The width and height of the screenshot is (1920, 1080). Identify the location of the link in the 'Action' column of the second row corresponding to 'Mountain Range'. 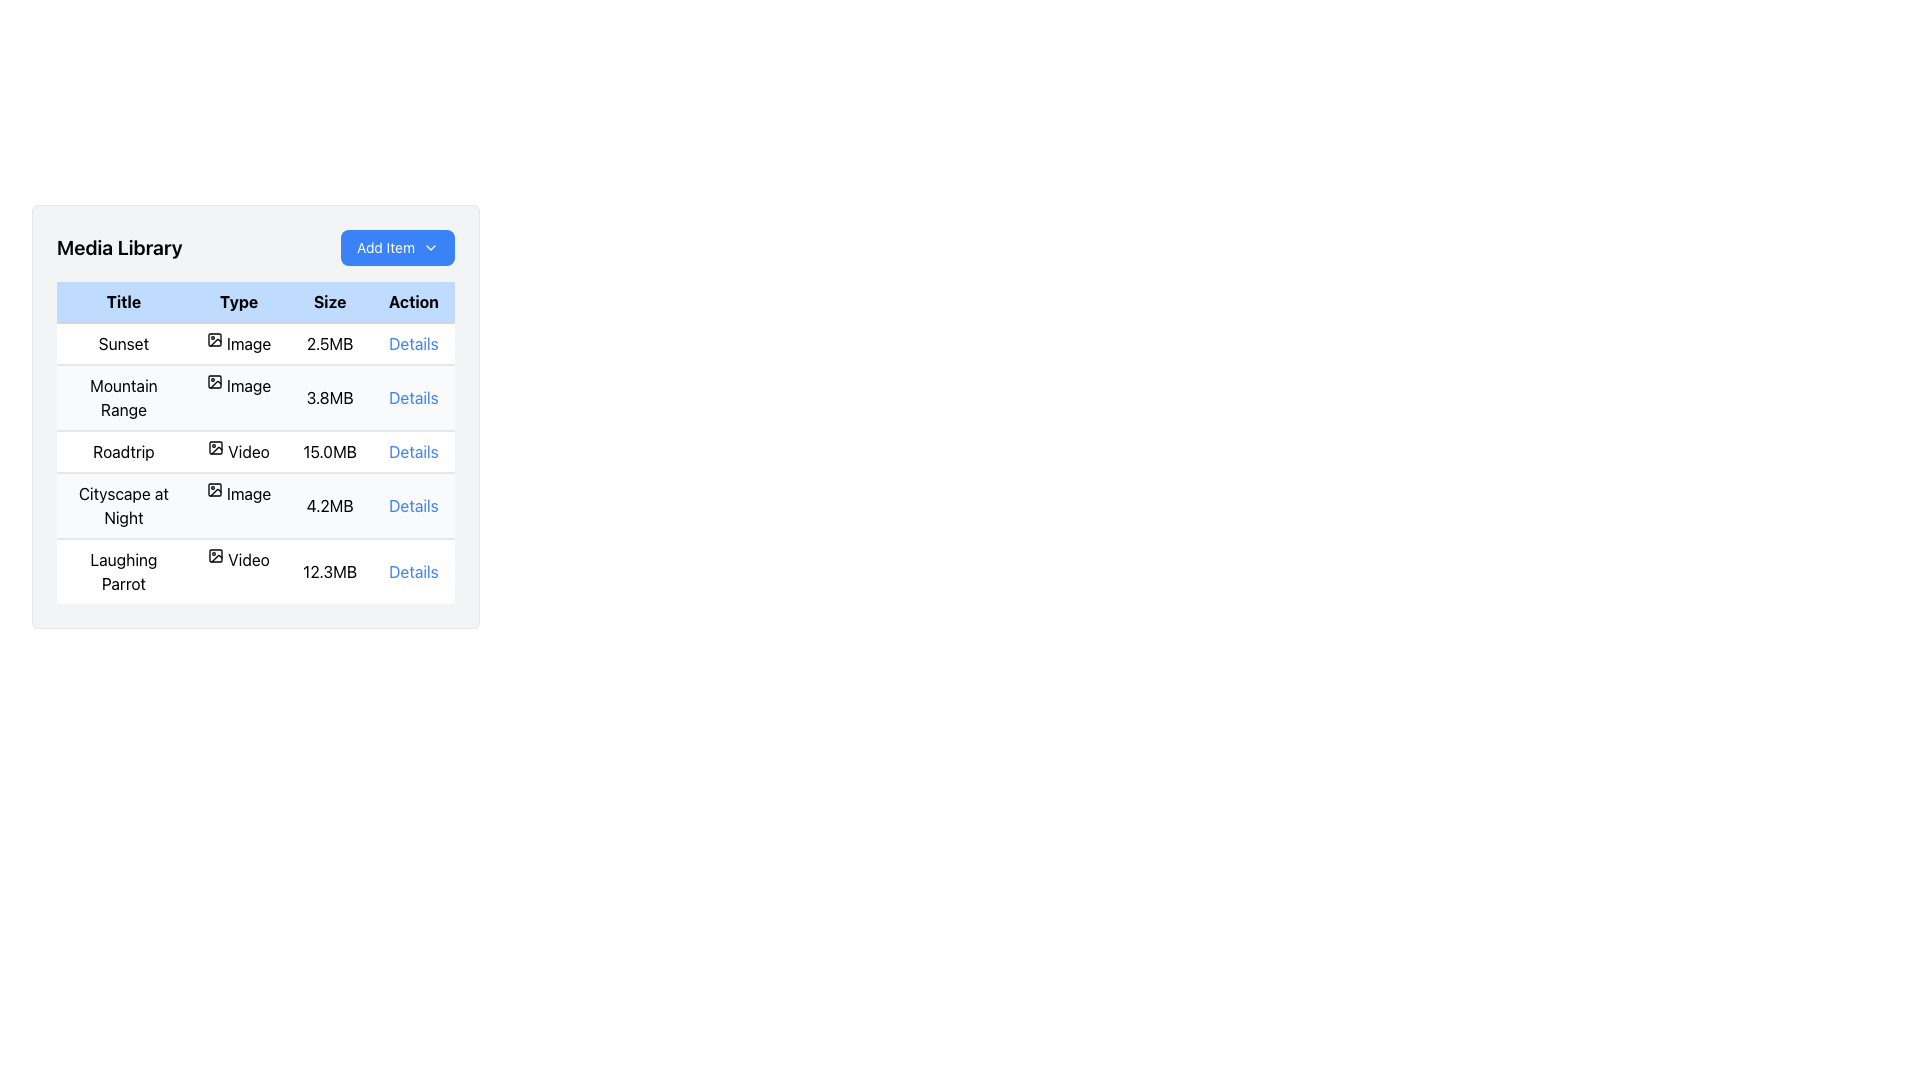
(412, 397).